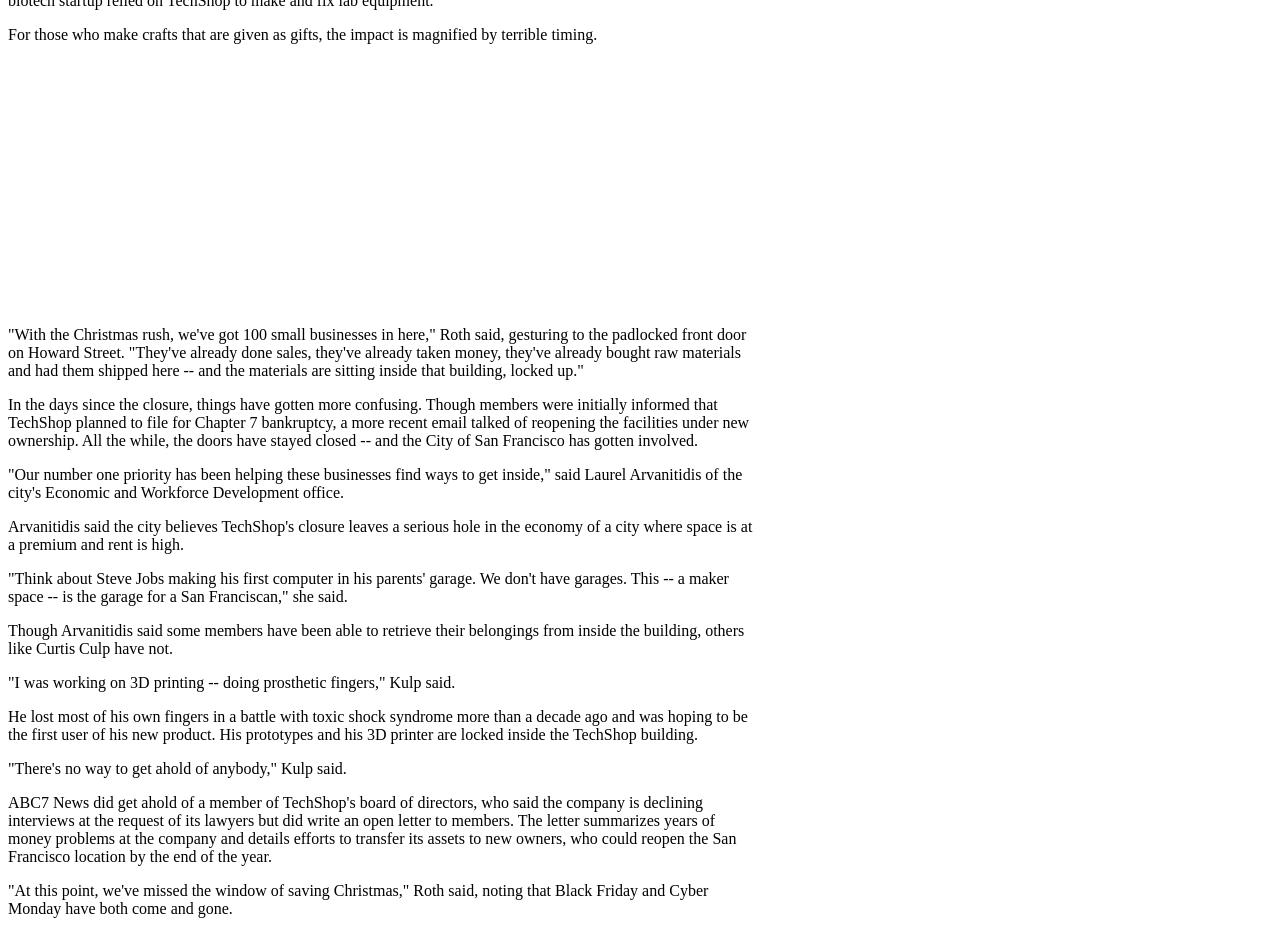 The width and height of the screenshot is (1288, 928). What do you see at coordinates (377, 724) in the screenshot?
I see `'He lost most of his own fingers in a battle with toxic shock syndrome more than a decade ago and was hoping to be the first user of his new product. His prototypes and his 3D printer are locked inside the TechShop building.'` at bounding box center [377, 724].